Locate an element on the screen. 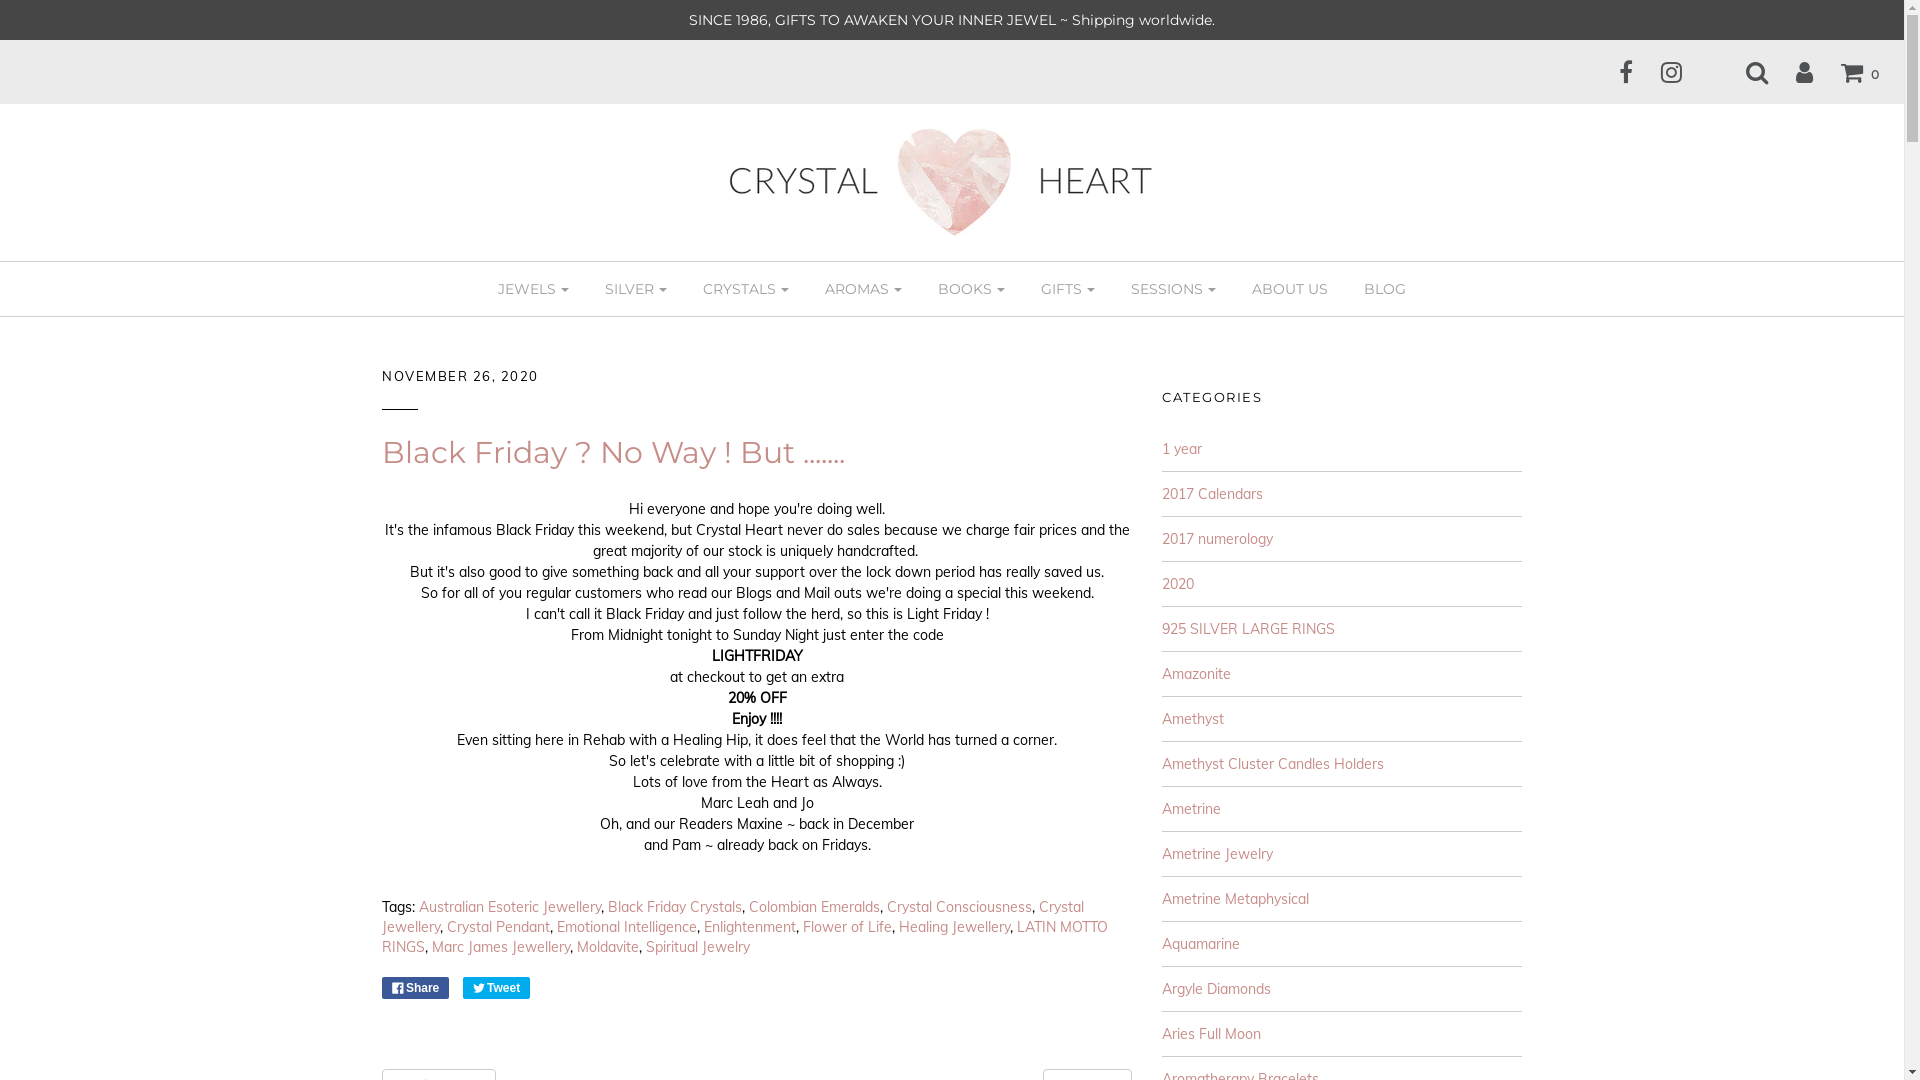  'Log in' is located at coordinates (1771, 71).